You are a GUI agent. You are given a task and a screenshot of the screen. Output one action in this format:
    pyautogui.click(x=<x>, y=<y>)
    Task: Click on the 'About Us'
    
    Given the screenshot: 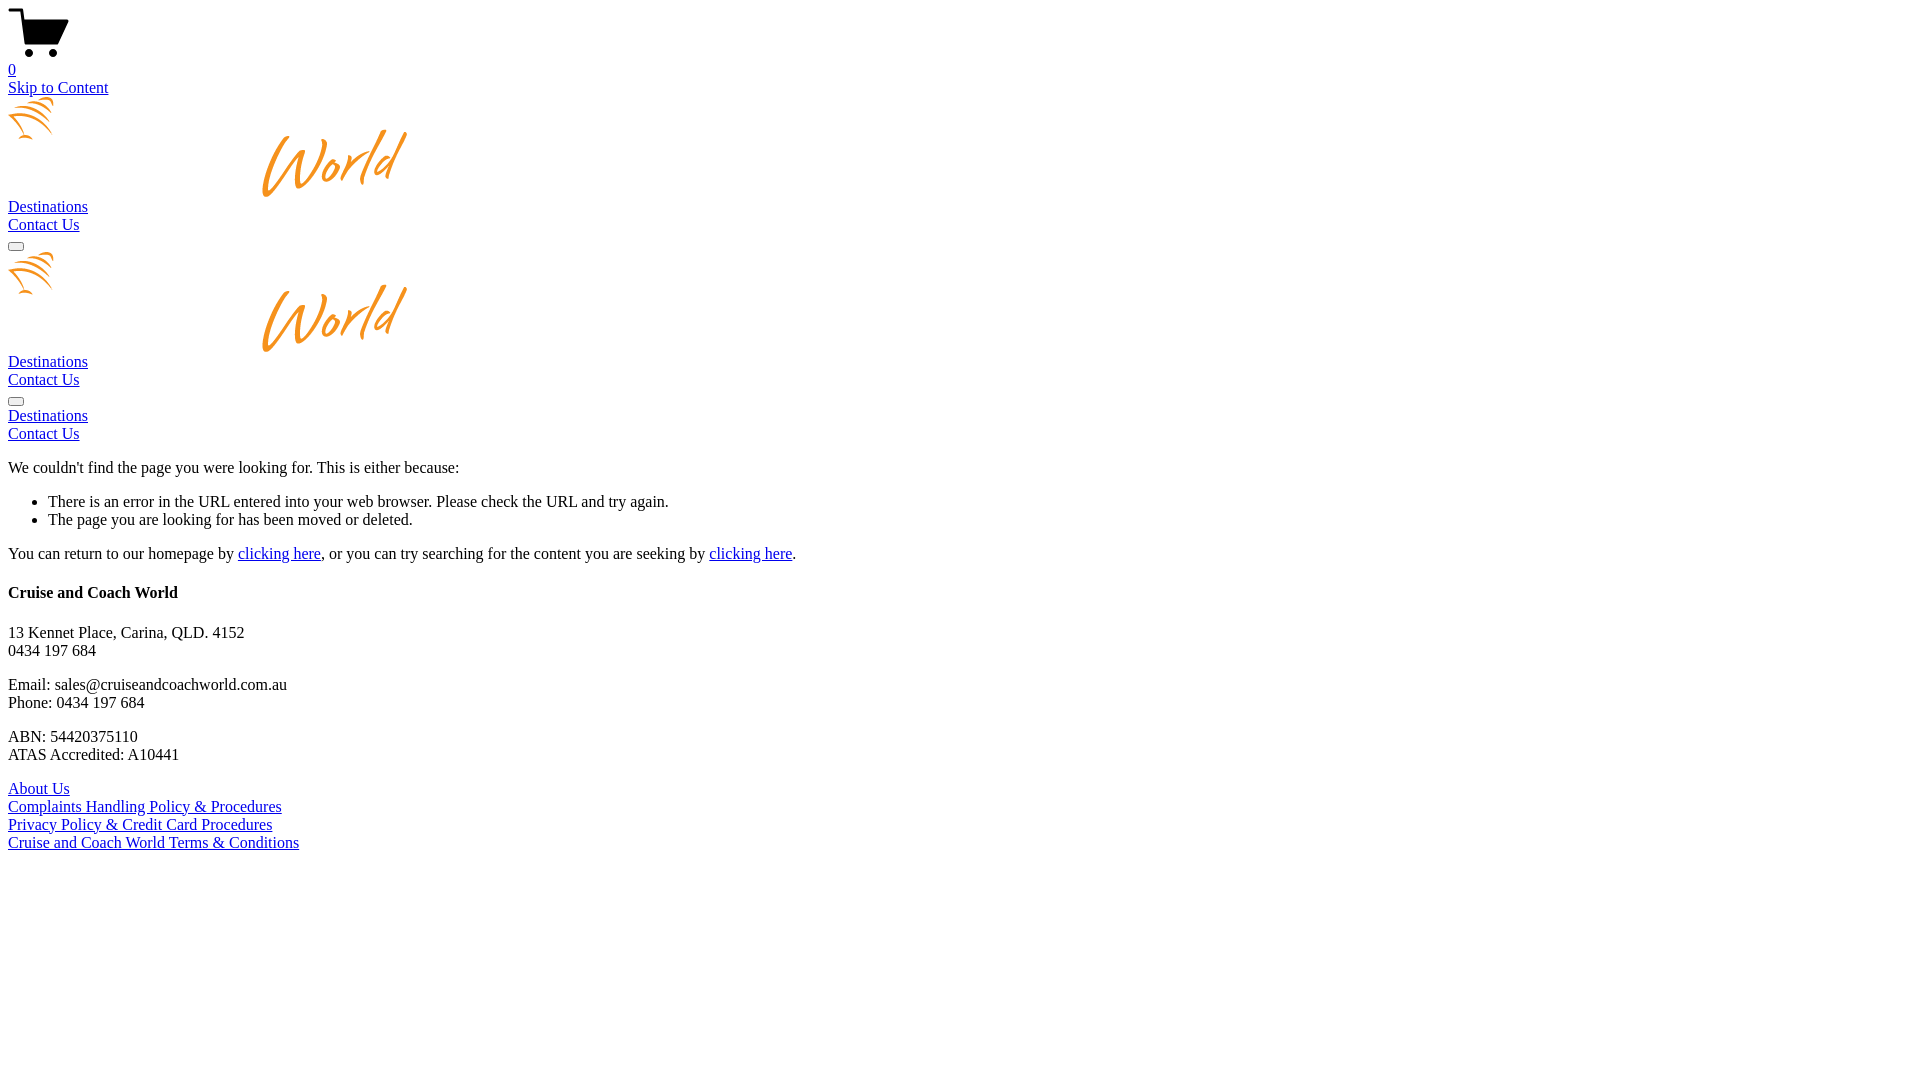 What is the action you would take?
    pyautogui.click(x=8, y=787)
    